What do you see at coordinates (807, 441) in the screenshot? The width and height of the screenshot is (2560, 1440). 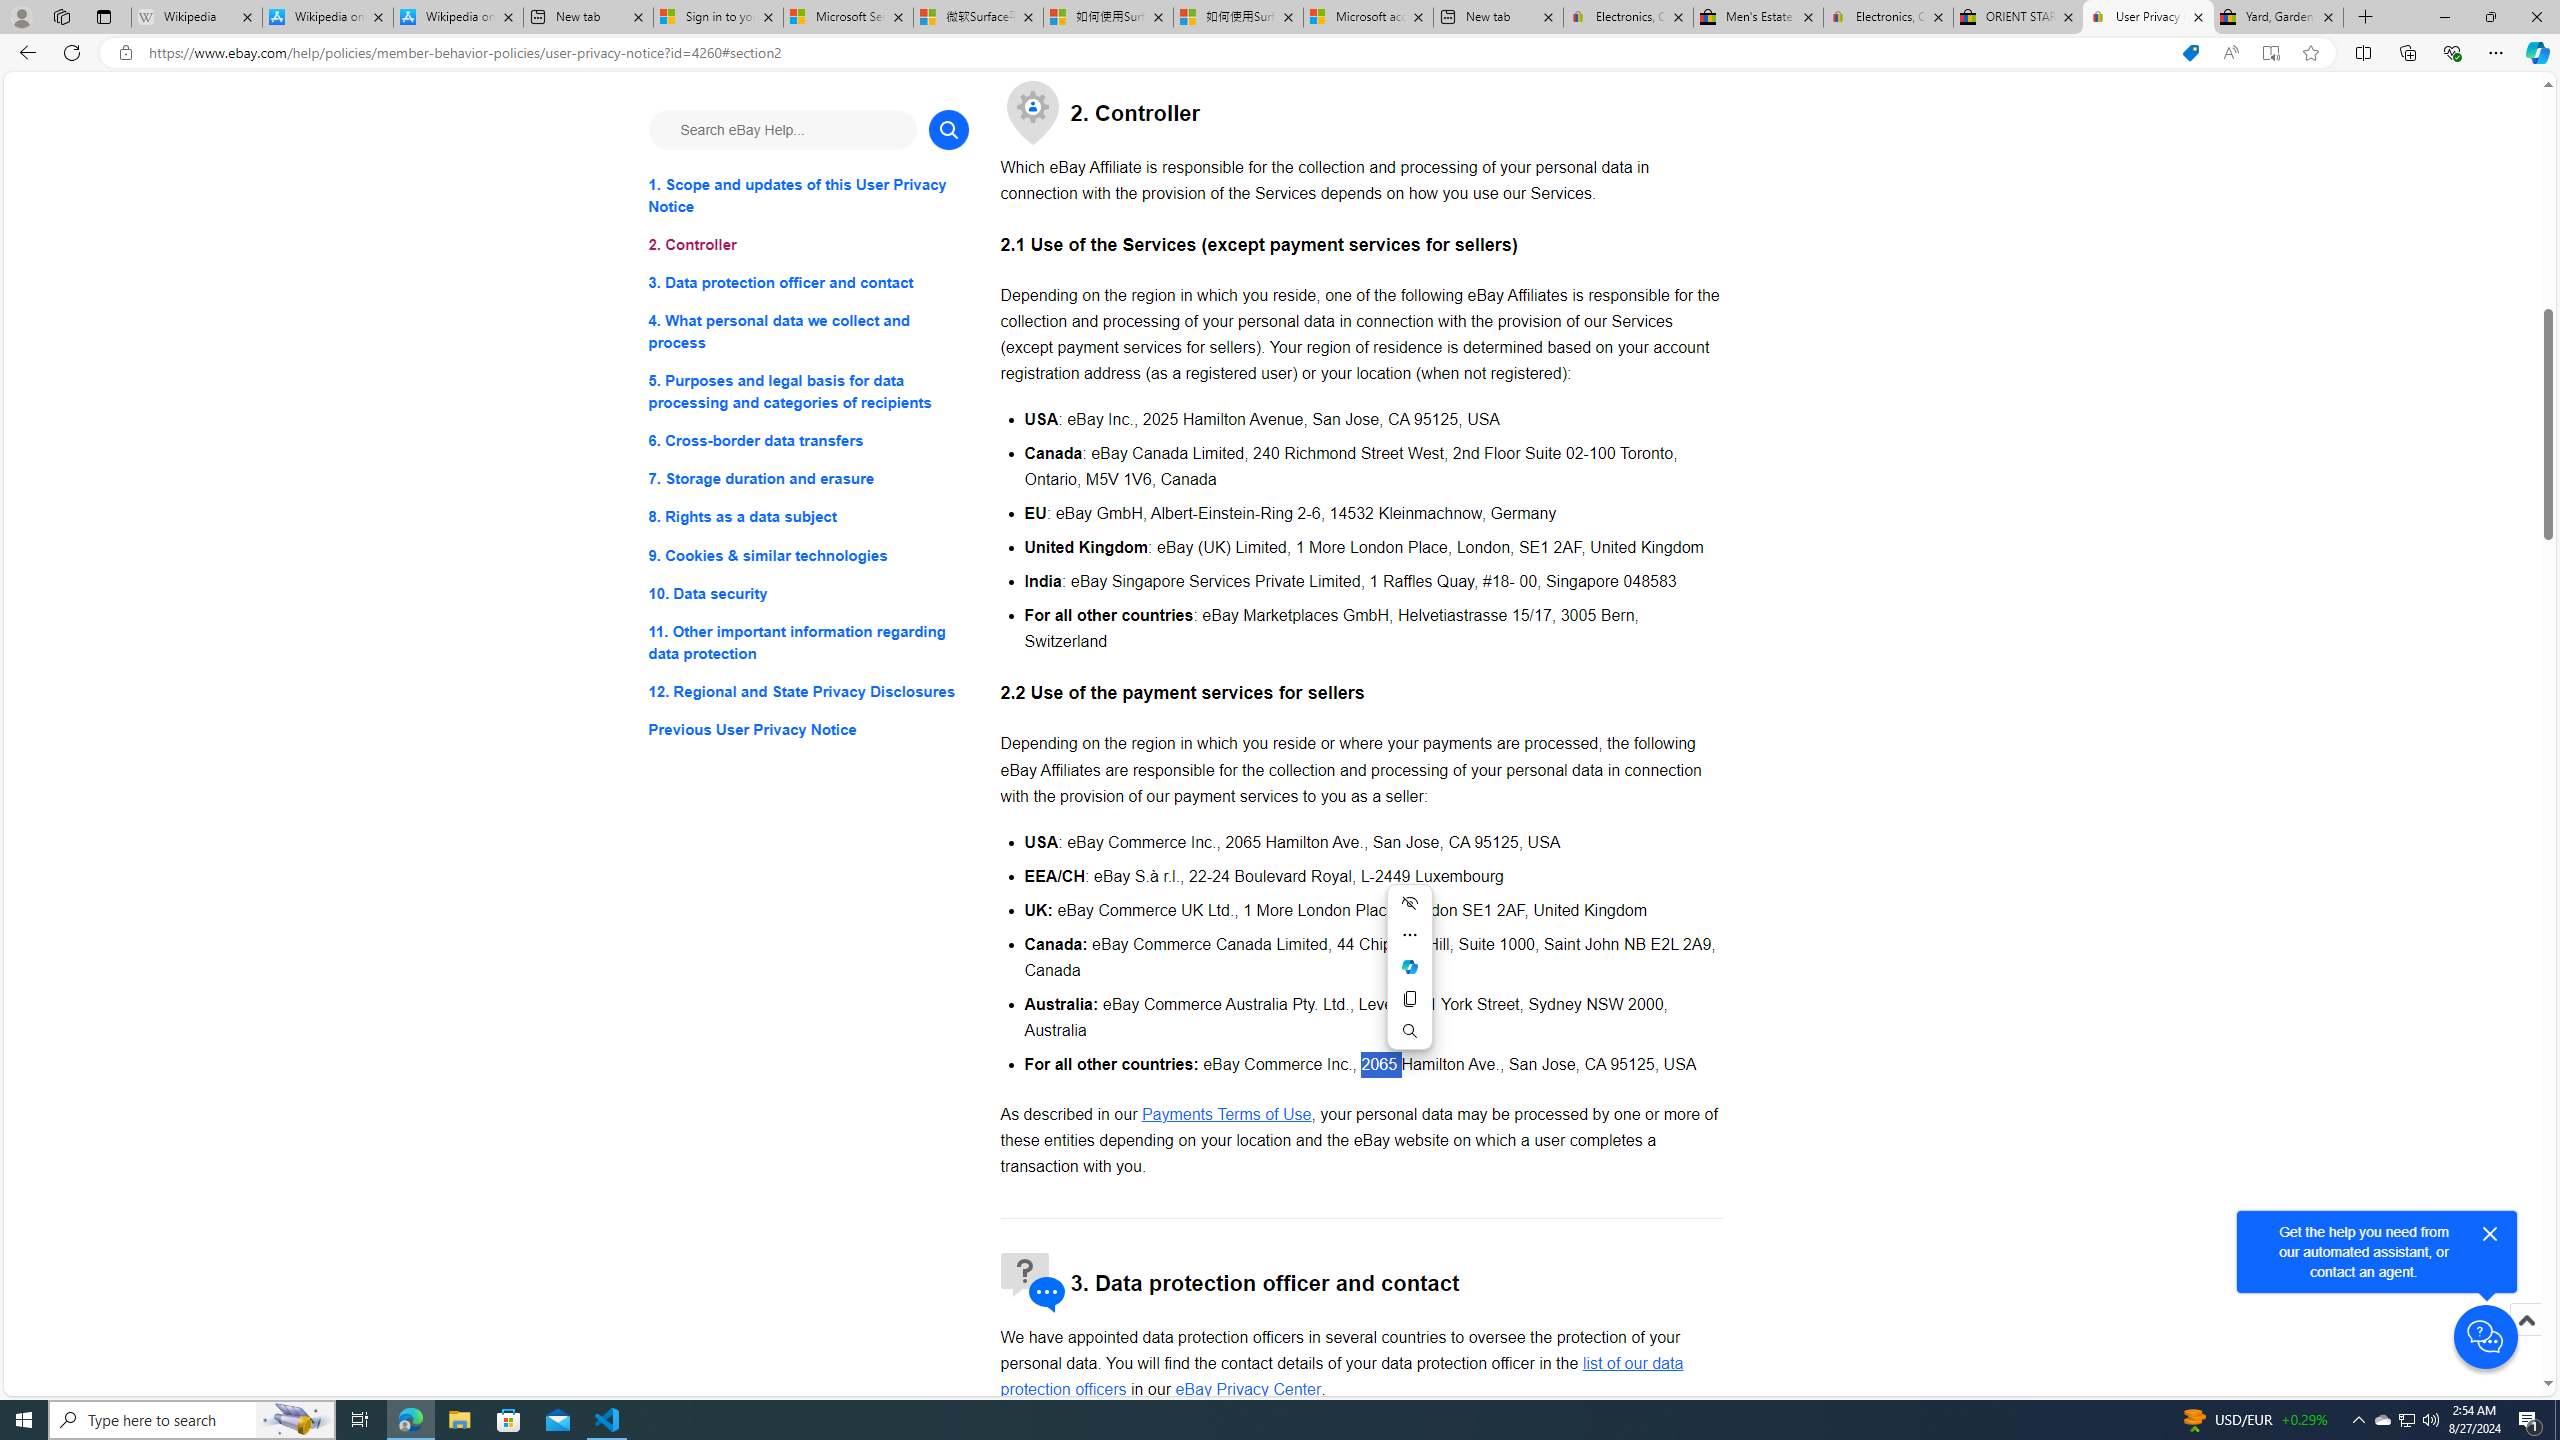 I see `'6. Cross-border data transfers'` at bounding box center [807, 441].